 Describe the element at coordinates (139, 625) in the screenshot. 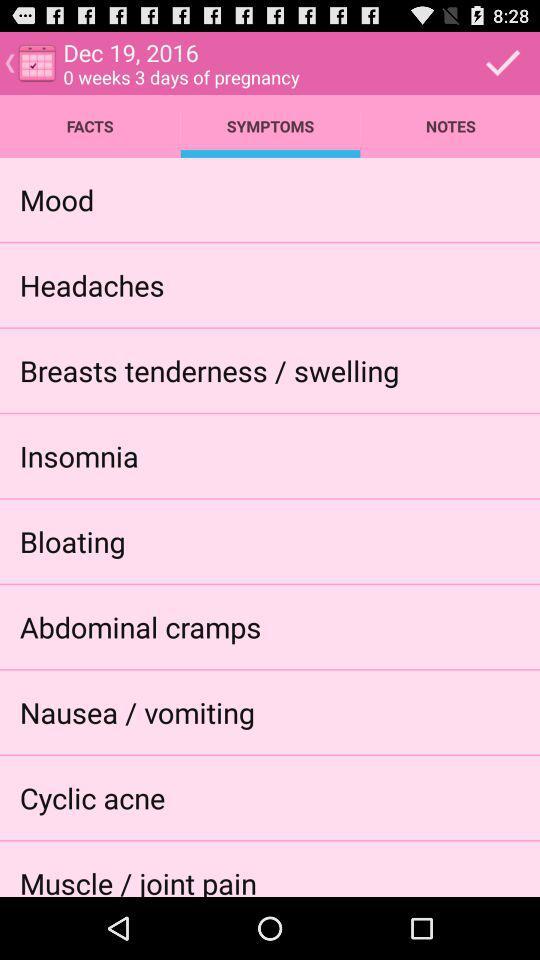

I see `the item above nausea / vomiting icon` at that location.